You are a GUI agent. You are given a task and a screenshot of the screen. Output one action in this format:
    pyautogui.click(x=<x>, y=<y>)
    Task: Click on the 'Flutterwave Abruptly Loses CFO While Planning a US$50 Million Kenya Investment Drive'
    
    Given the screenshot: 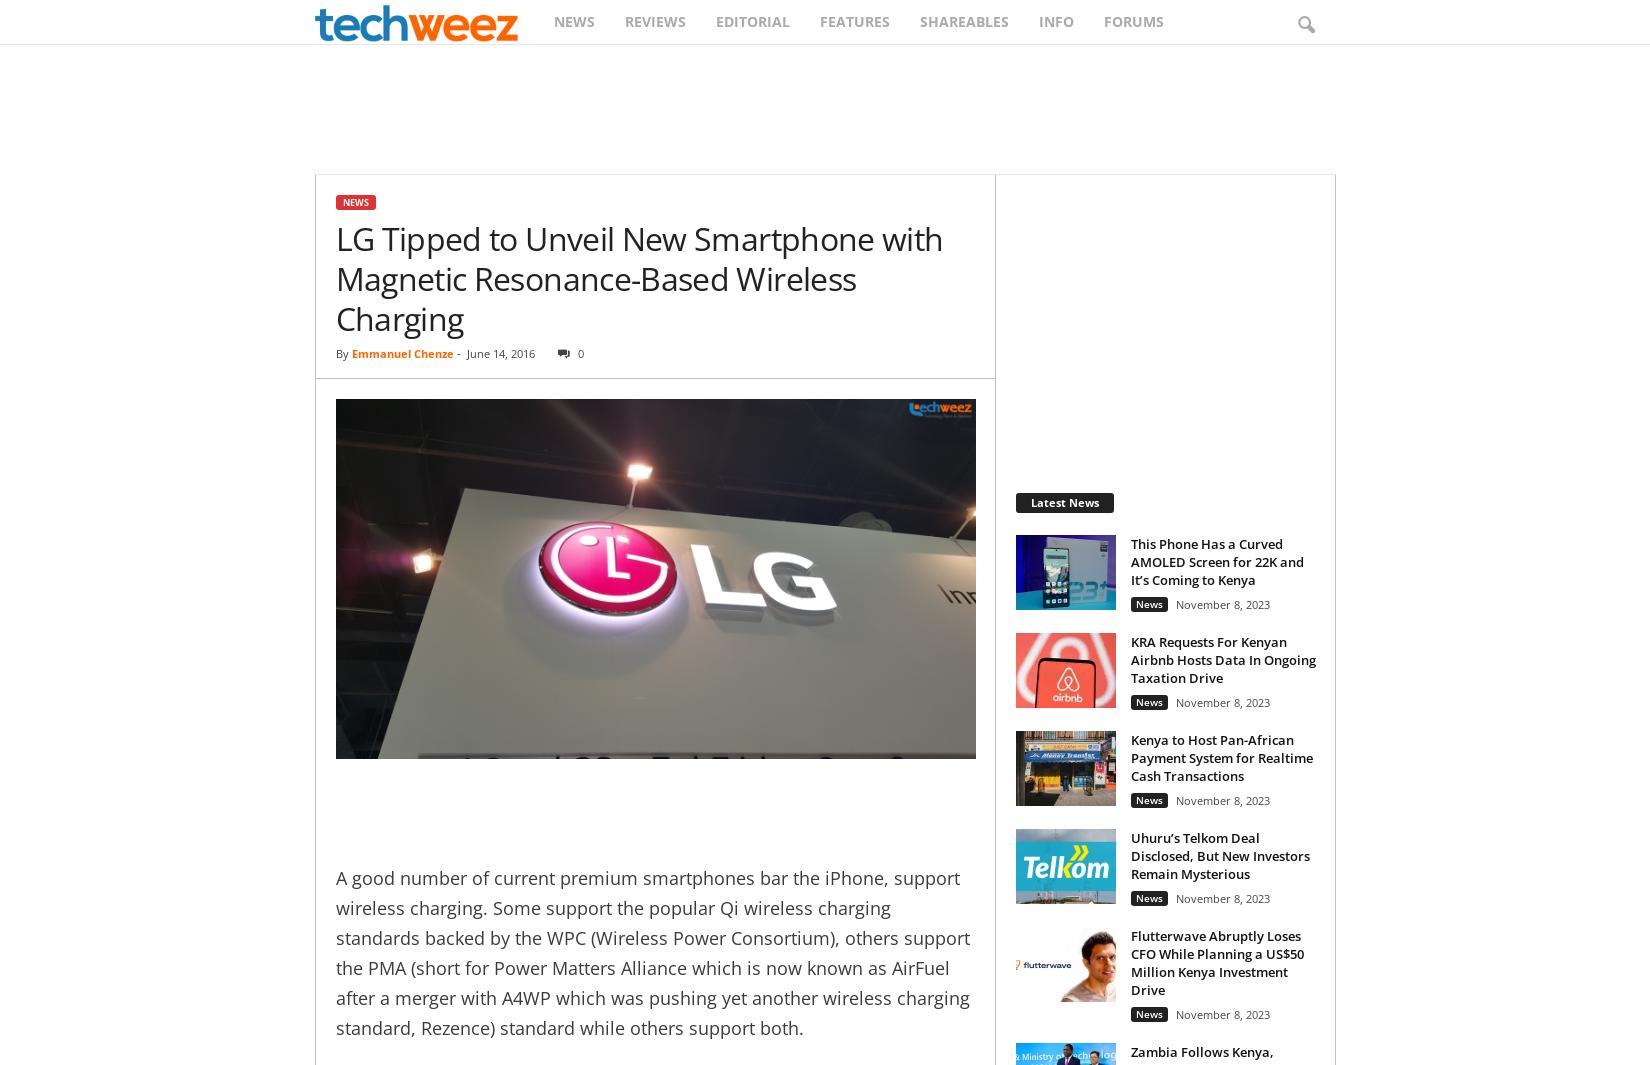 What is the action you would take?
    pyautogui.click(x=1216, y=962)
    